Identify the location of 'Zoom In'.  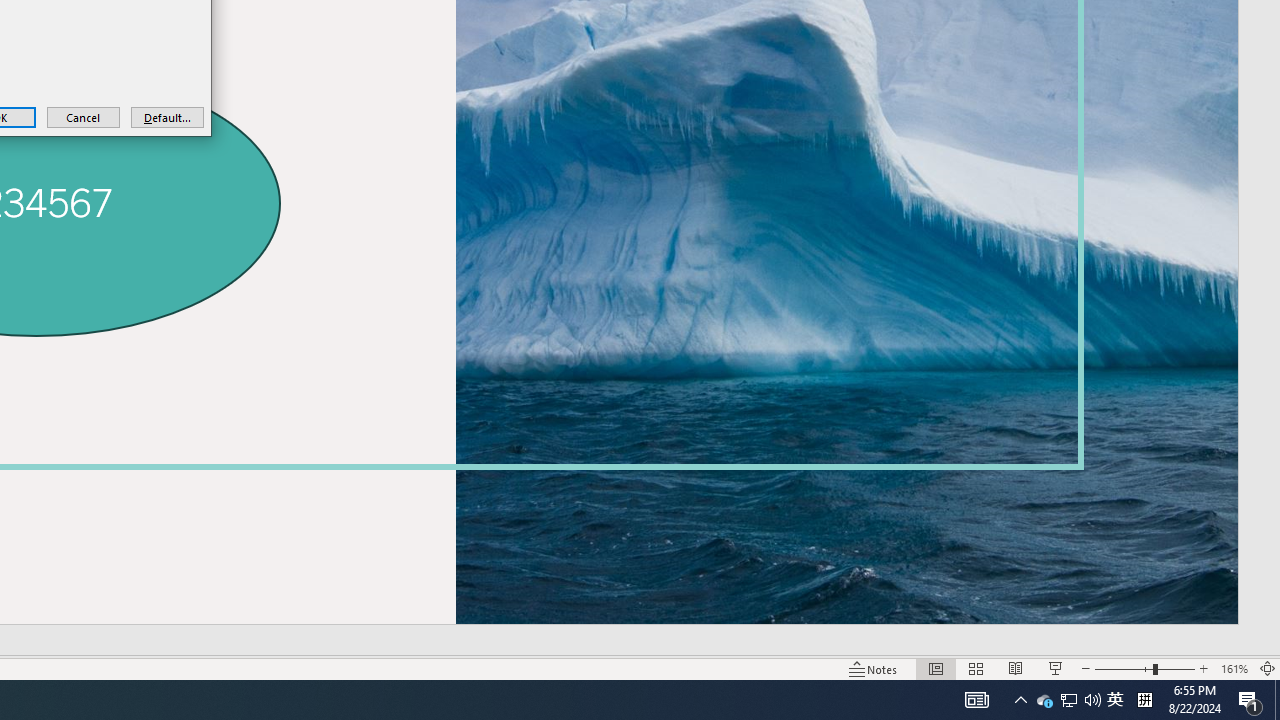
(1203, 669).